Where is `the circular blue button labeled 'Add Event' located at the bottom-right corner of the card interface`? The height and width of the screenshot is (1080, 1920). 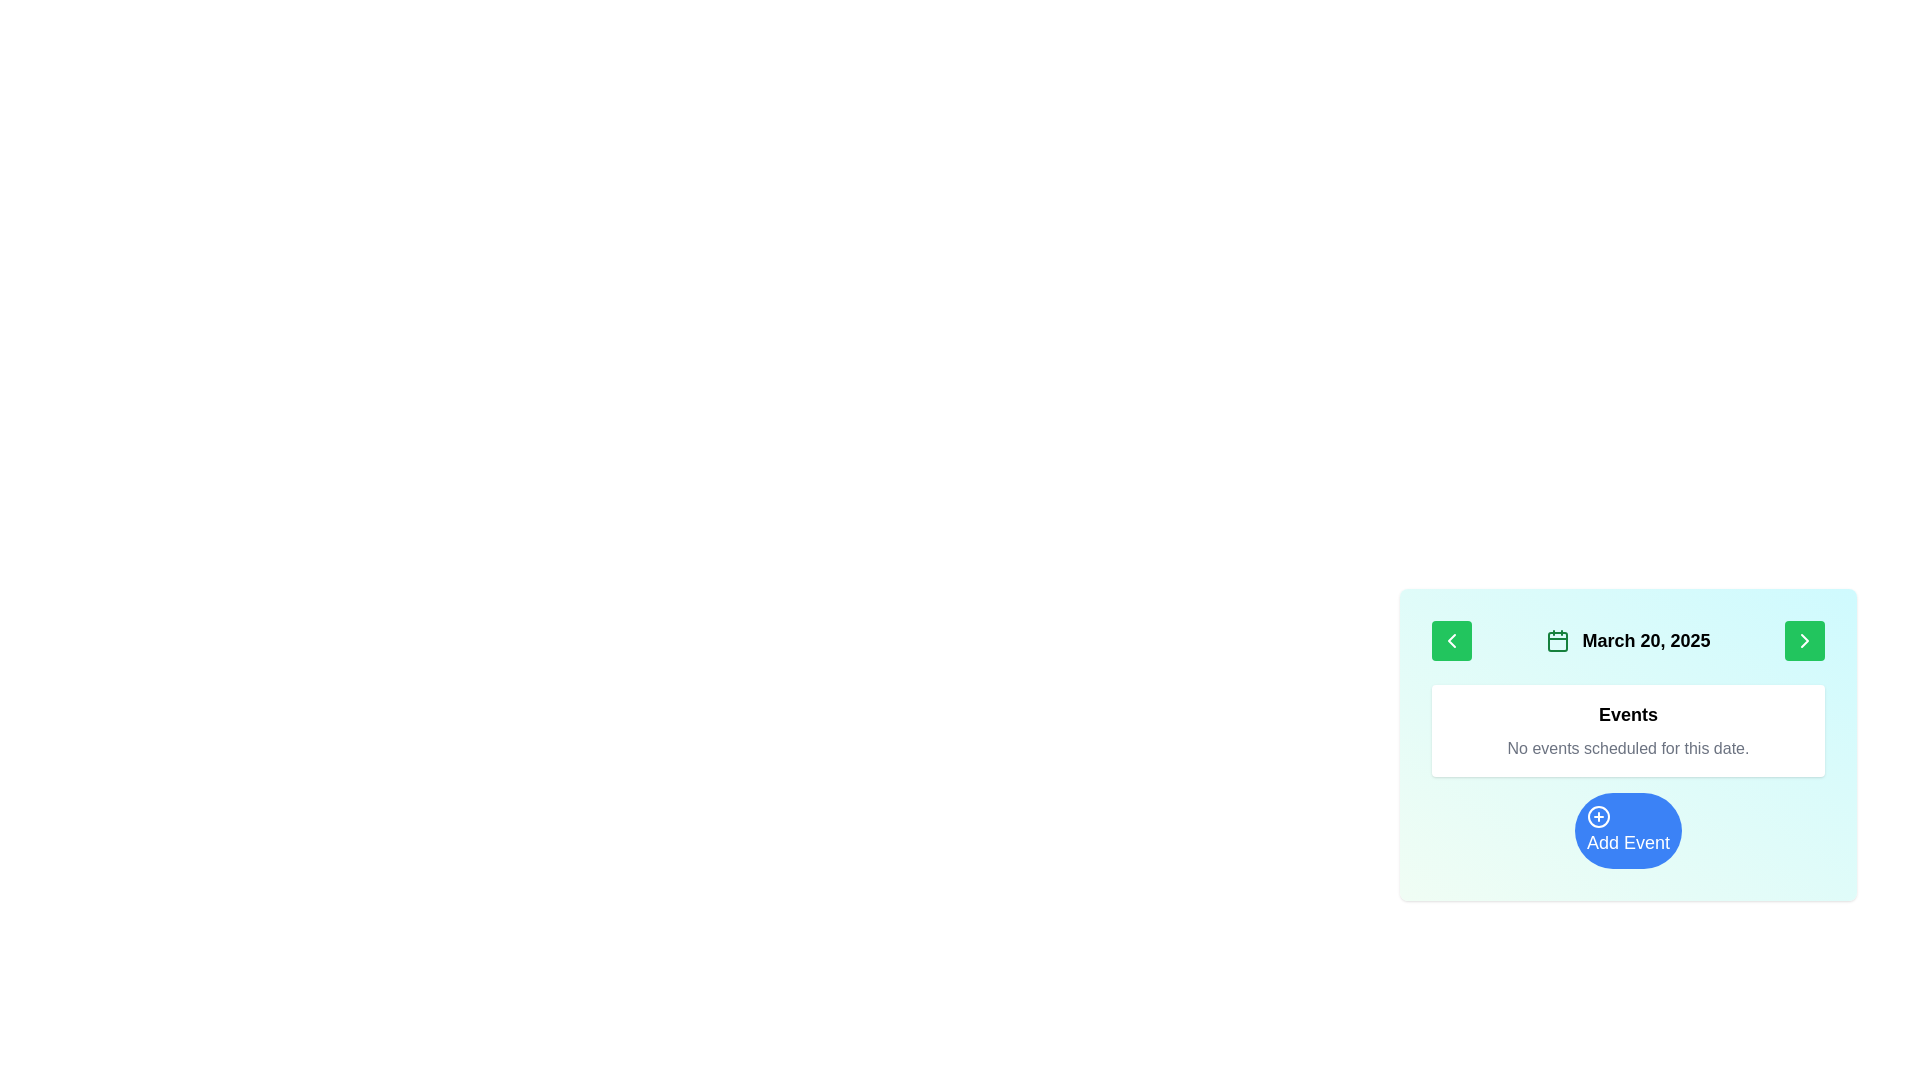
the circular blue button labeled 'Add Event' located at the bottom-right corner of the card interface is located at coordinates (1628, 830).